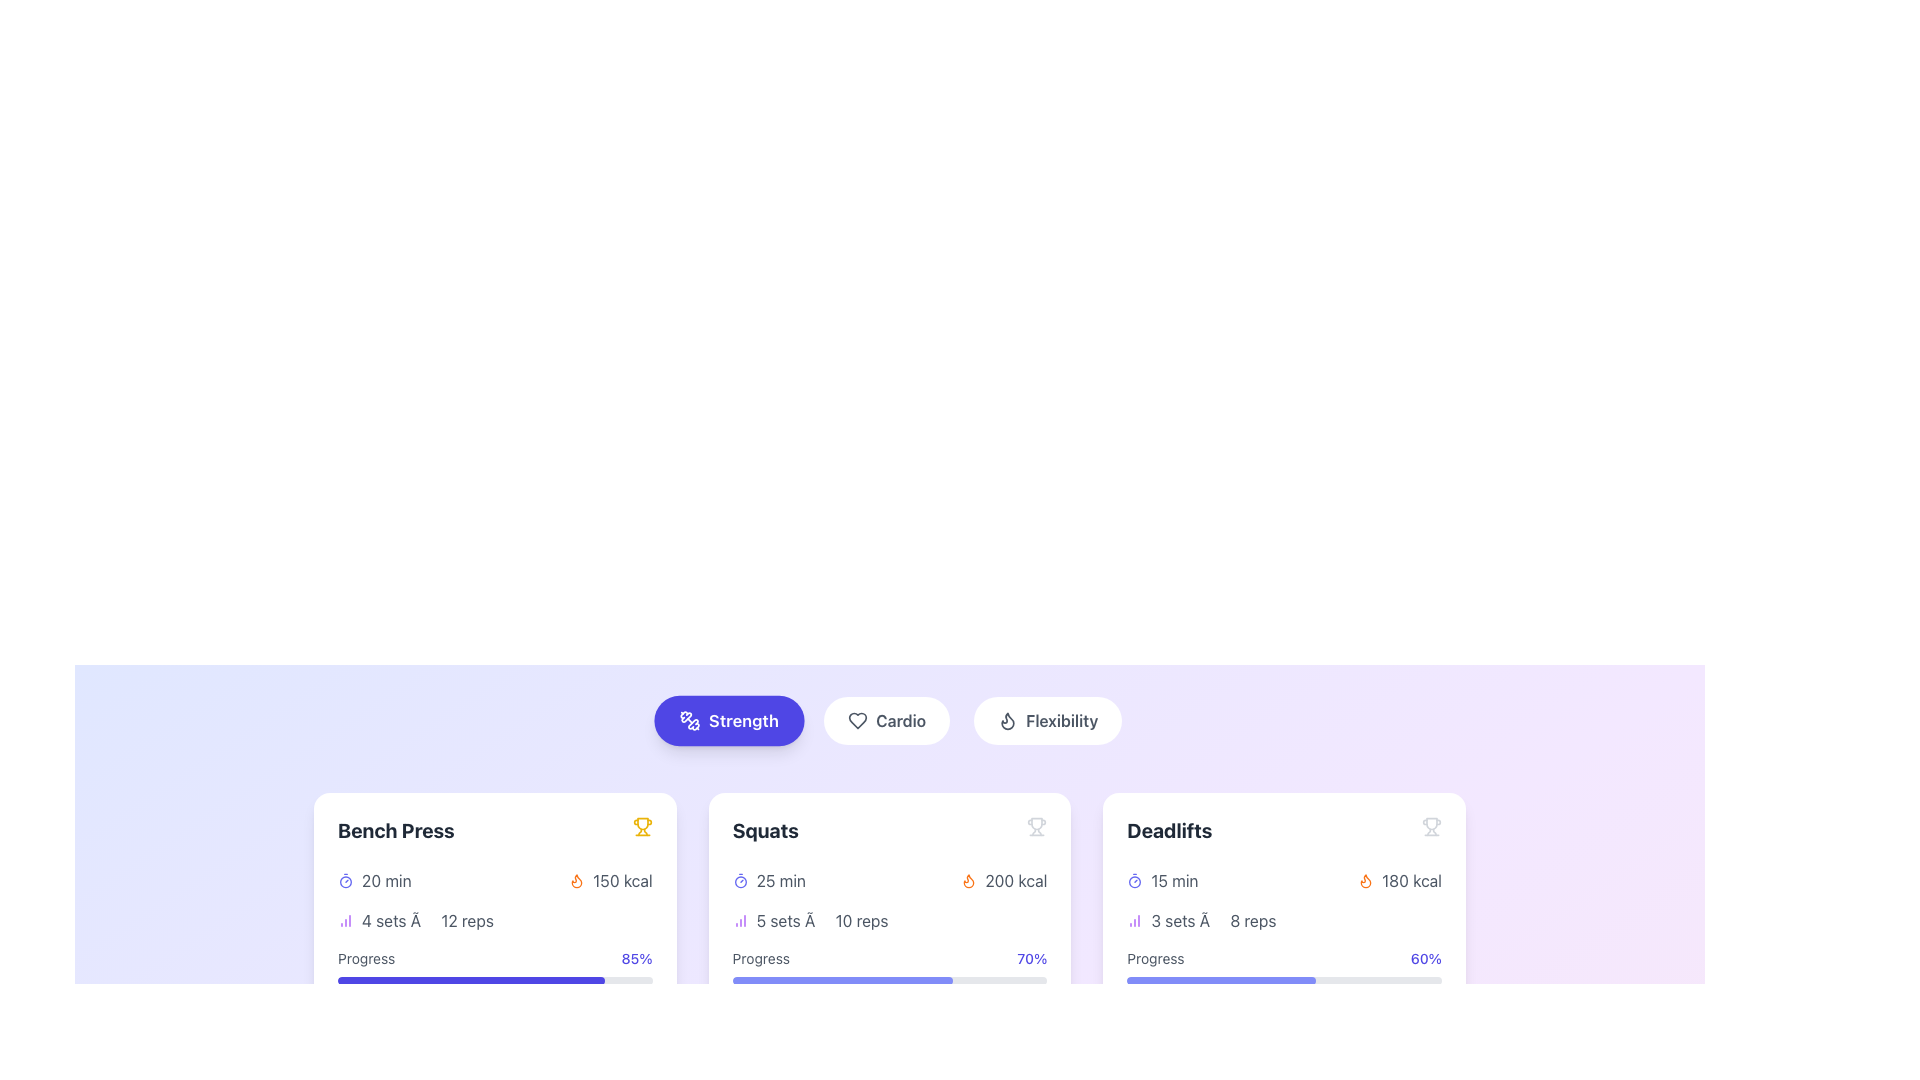 Image resolution: width=1920 pixels, height=1080 pixels. I want to click on the progress bar indicating 70% completion, located in the third panel from the left, under the text 'Squats' and above the blue text '70%', so click(888, 979).